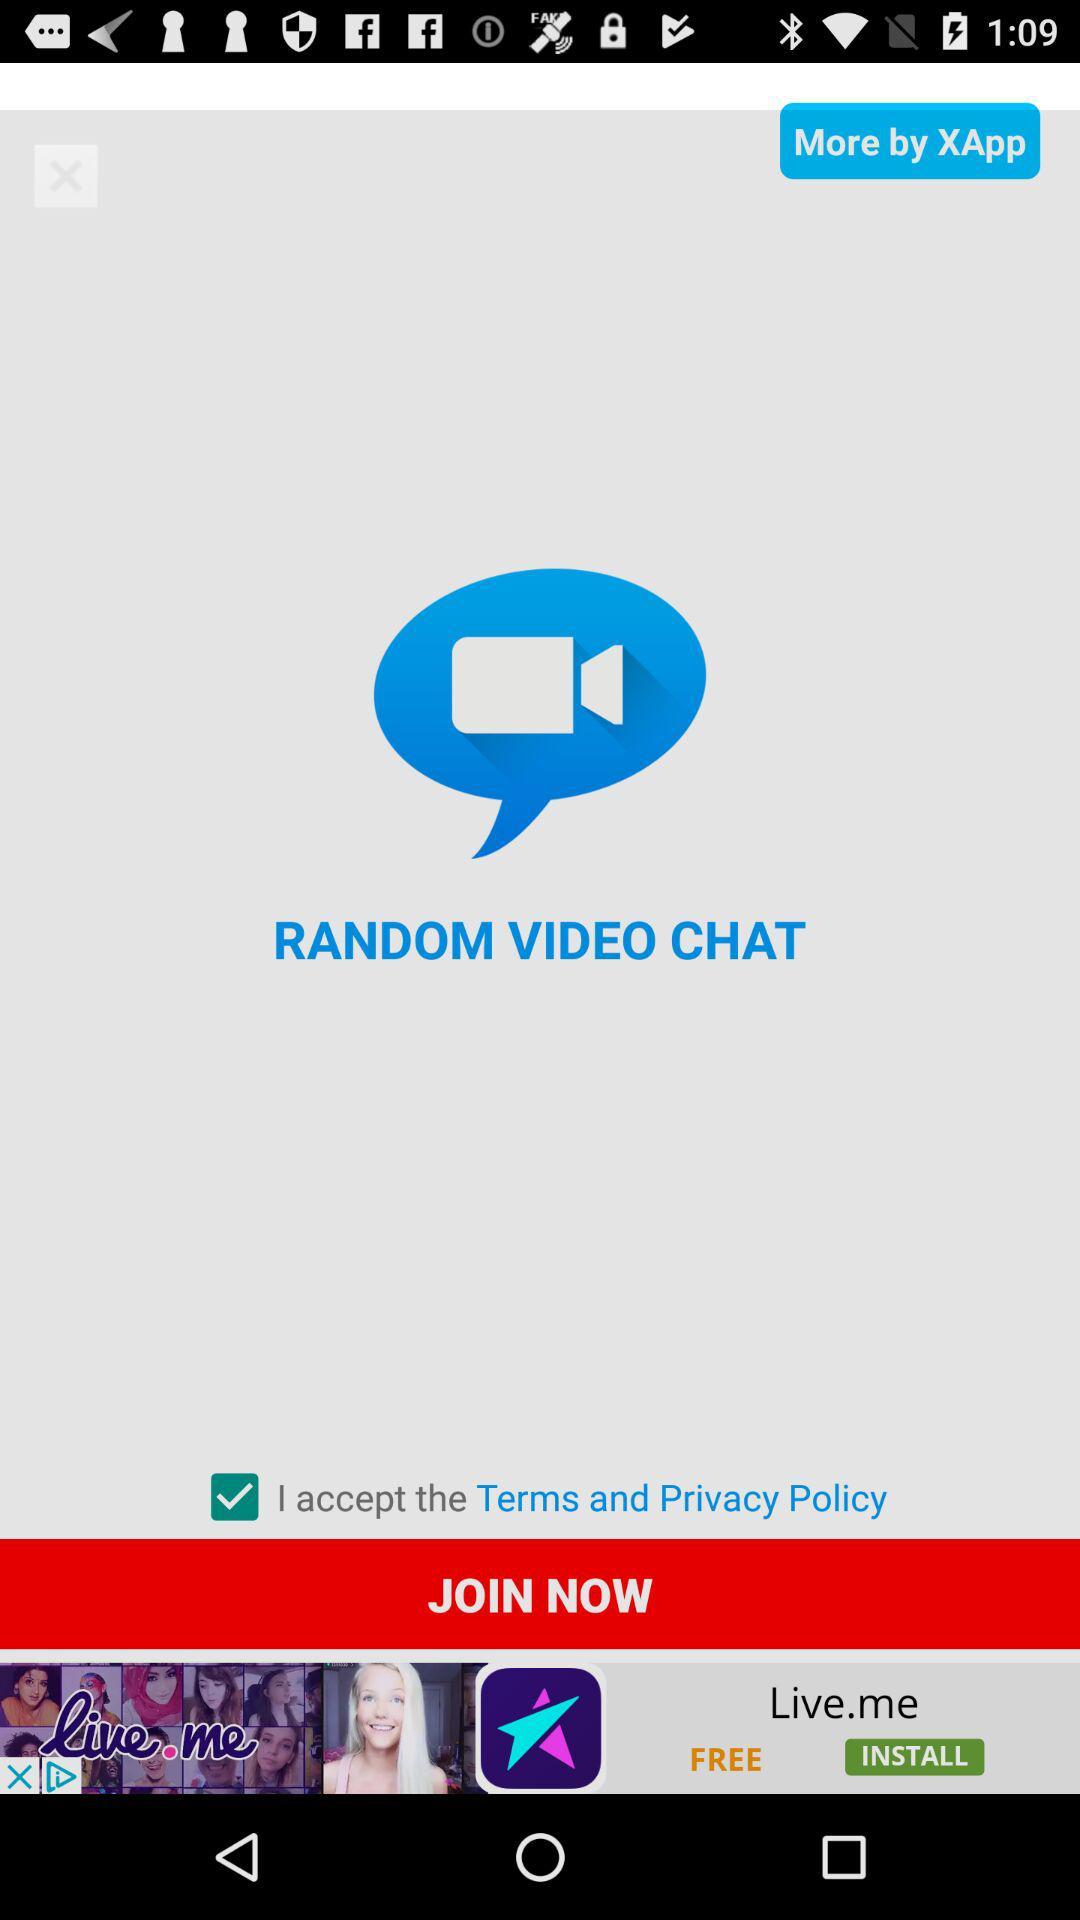 This screenshot has height=1920, width=1080. I want to click on click button, so click(540, 1727).